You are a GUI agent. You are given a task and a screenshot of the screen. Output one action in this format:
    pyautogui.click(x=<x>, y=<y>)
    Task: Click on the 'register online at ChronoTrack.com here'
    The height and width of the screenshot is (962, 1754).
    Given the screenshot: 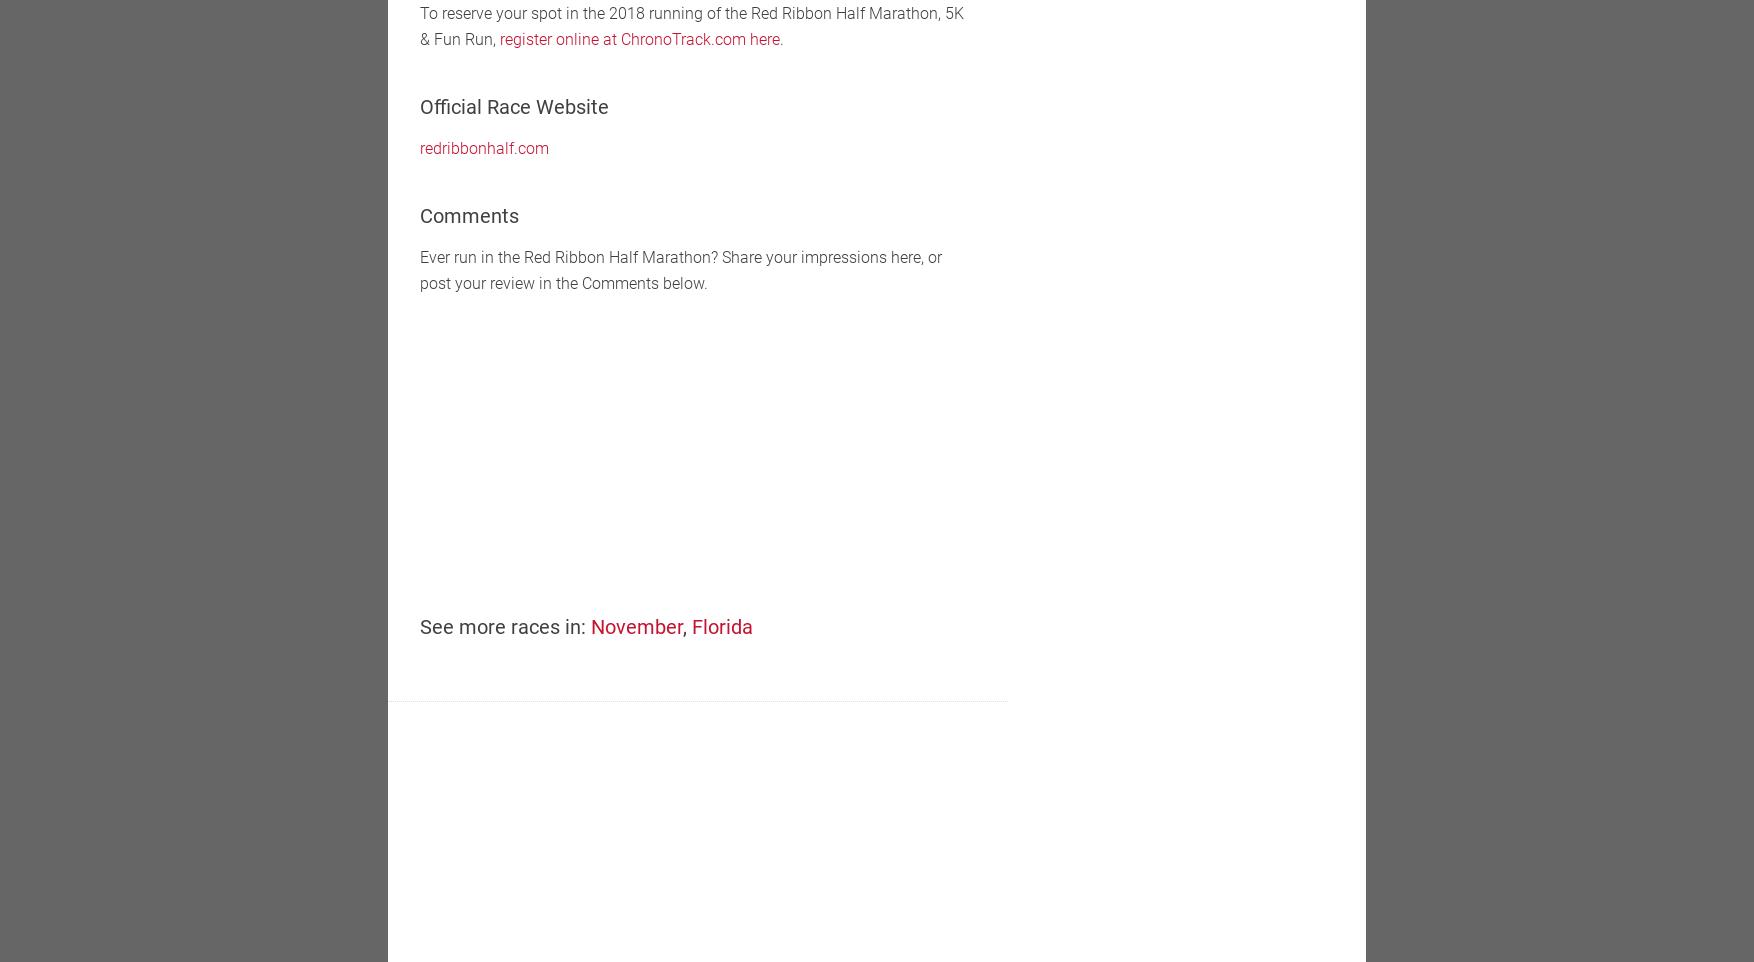 What is the action you would take?
    pyautogui.click(x=639, y=38)
    